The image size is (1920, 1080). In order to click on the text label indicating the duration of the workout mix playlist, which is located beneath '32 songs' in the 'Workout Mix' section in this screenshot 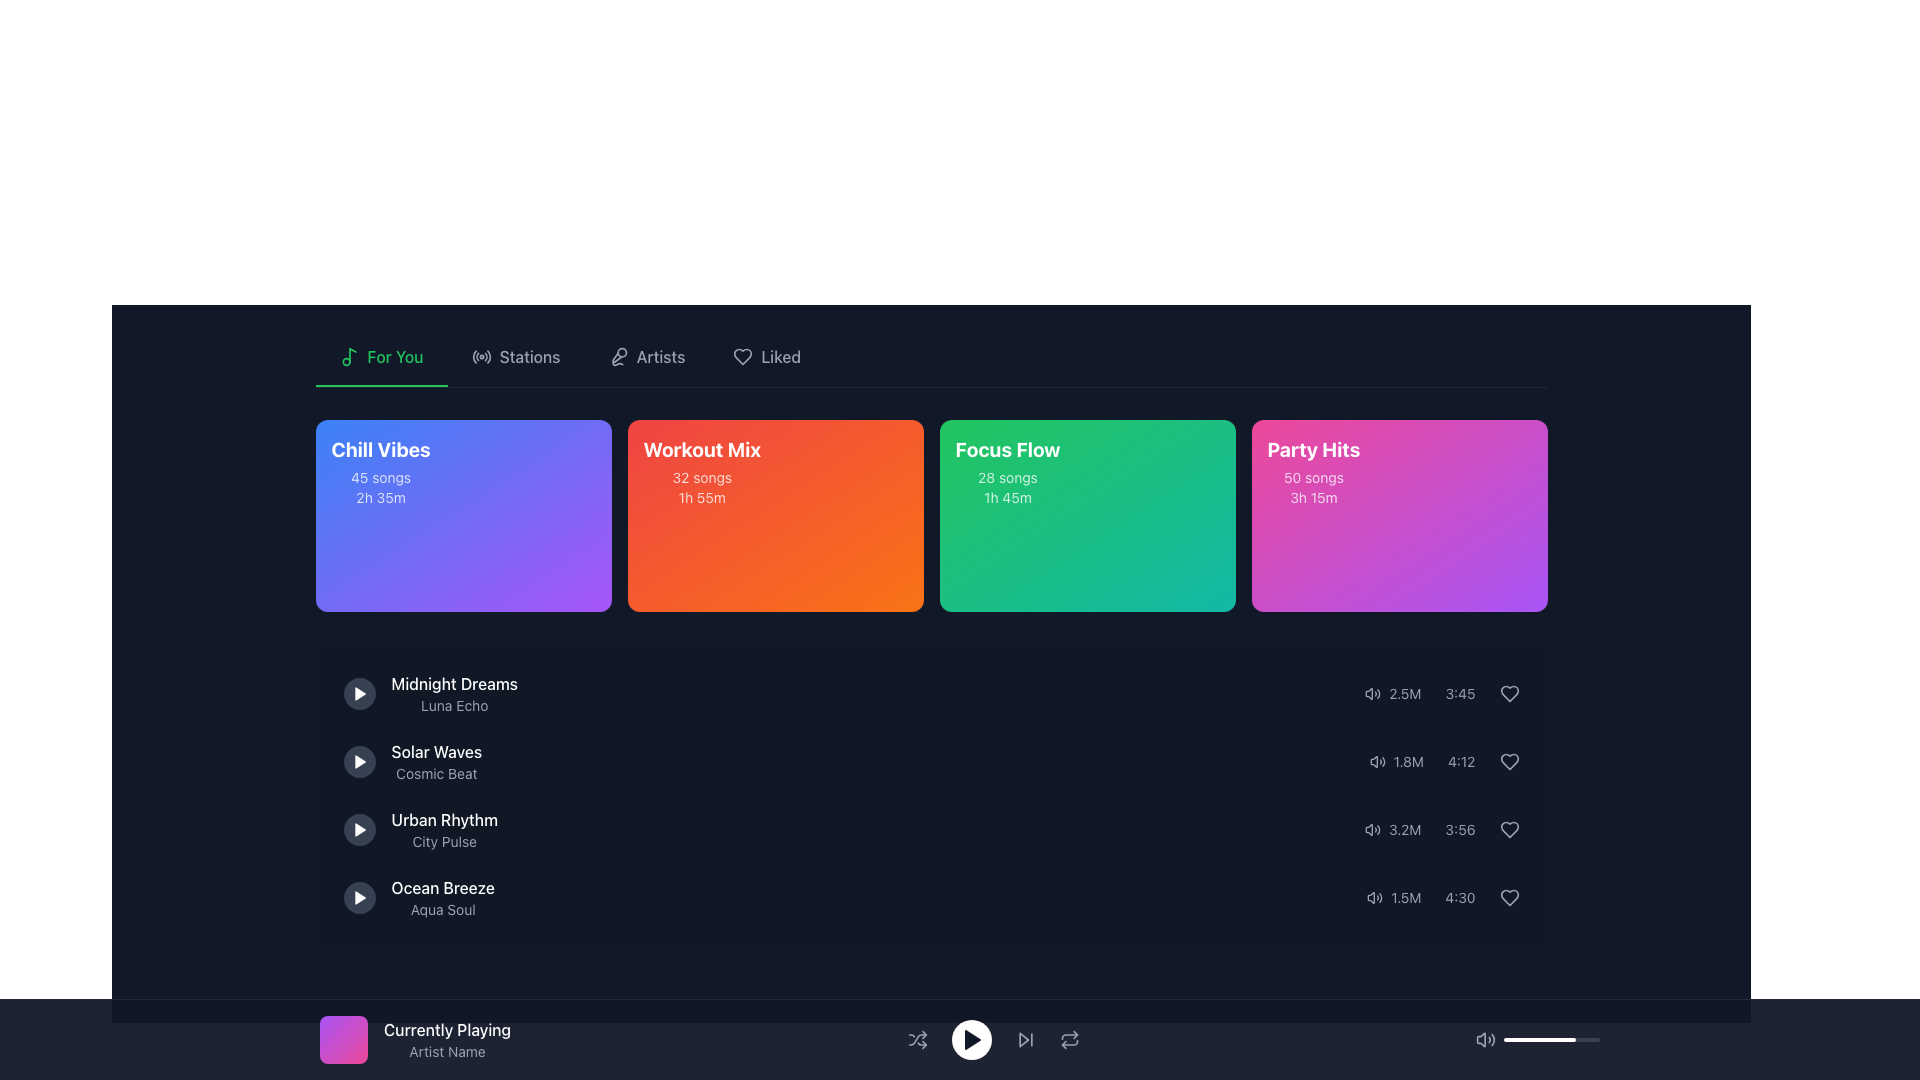, I will do `click(702, 496)`.